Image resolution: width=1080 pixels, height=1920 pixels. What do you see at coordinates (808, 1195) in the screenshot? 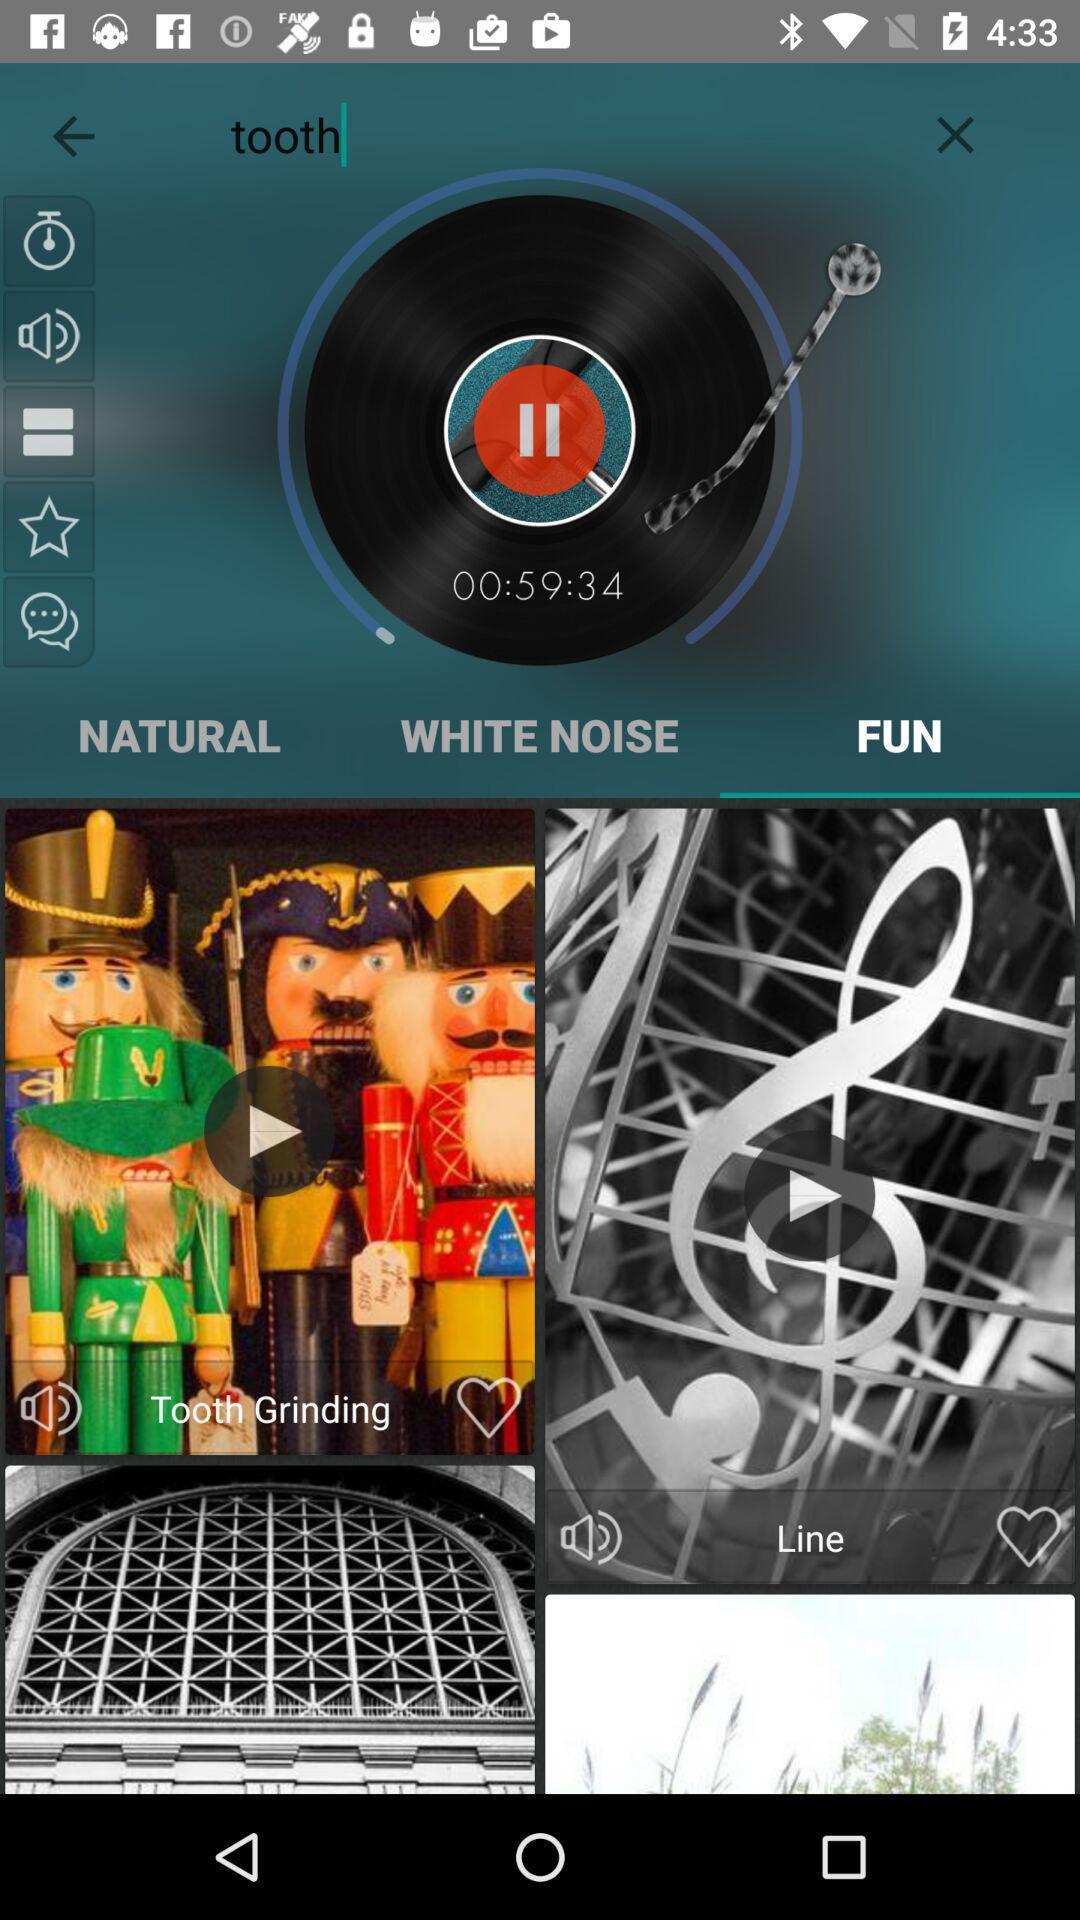
I see `play` at bounding box center [808, 1195].